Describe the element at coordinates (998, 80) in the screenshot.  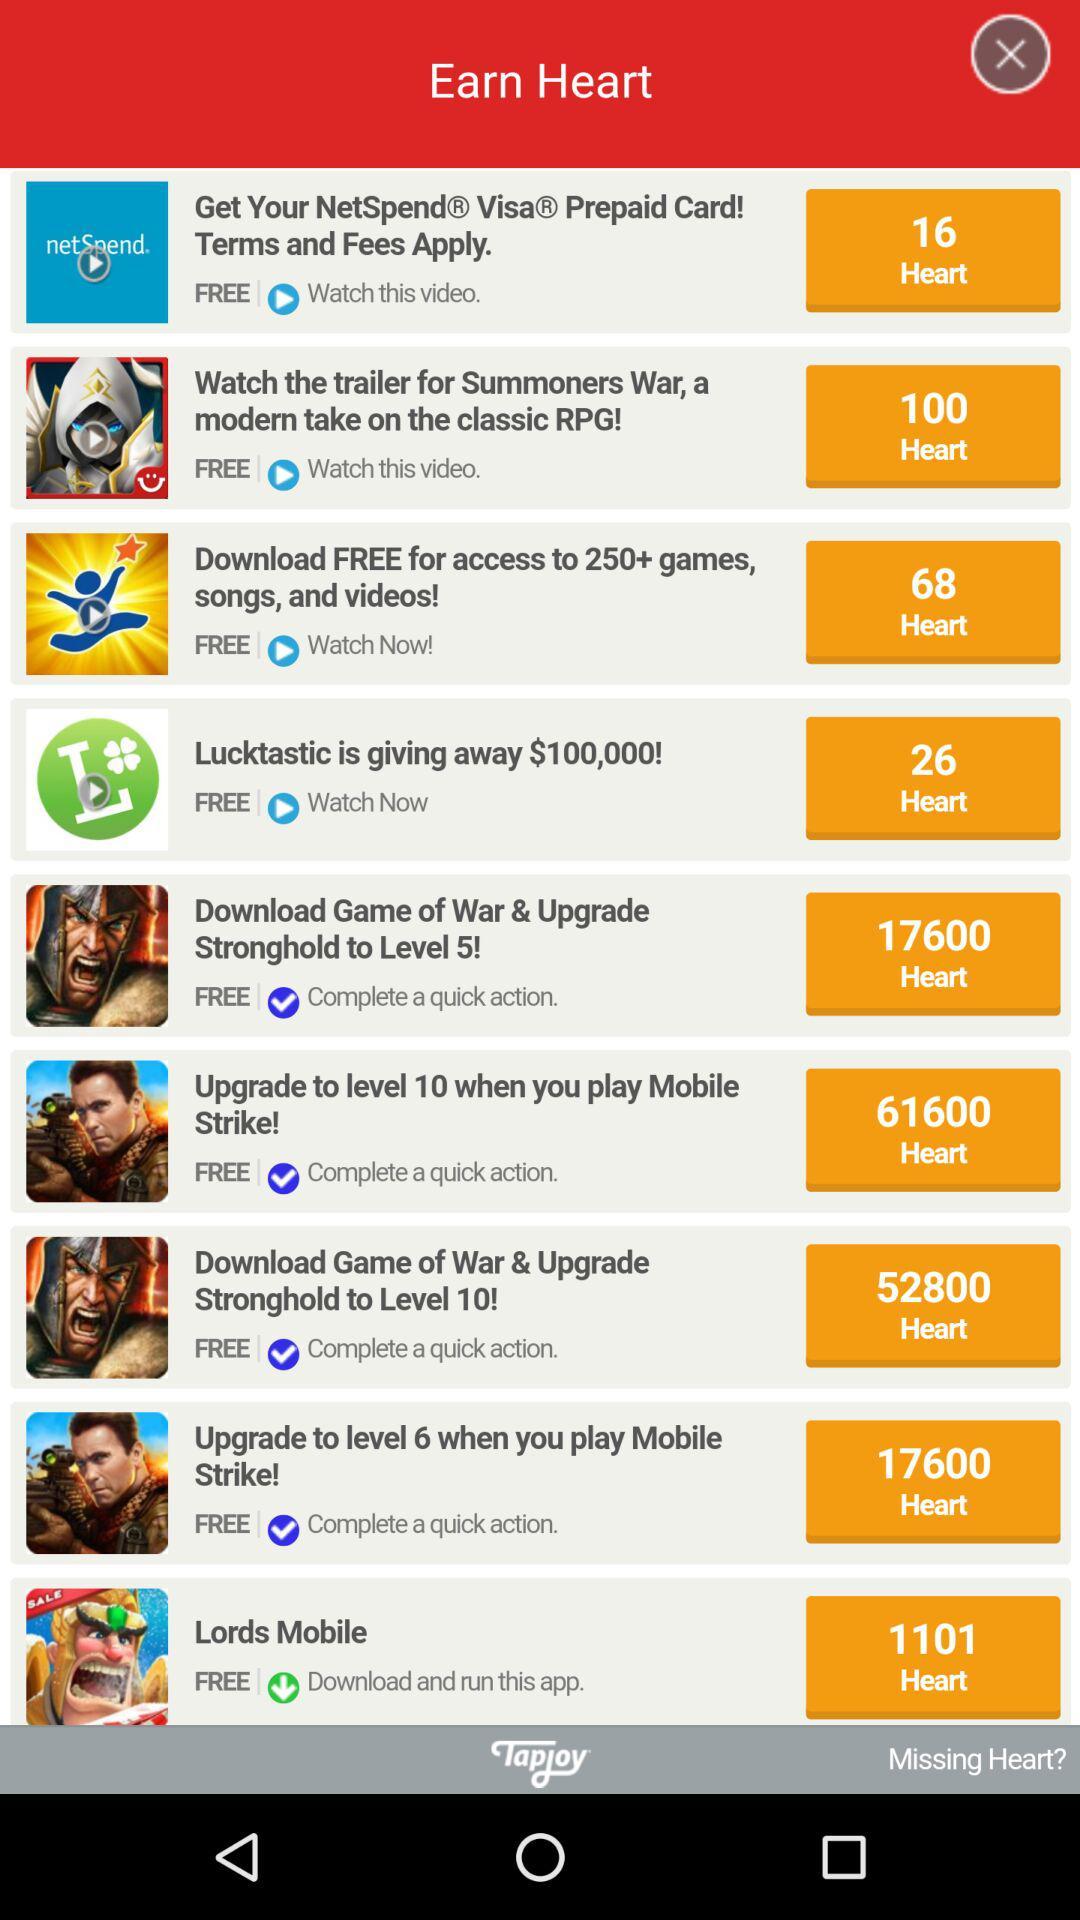
I see `the close icon` at that location.